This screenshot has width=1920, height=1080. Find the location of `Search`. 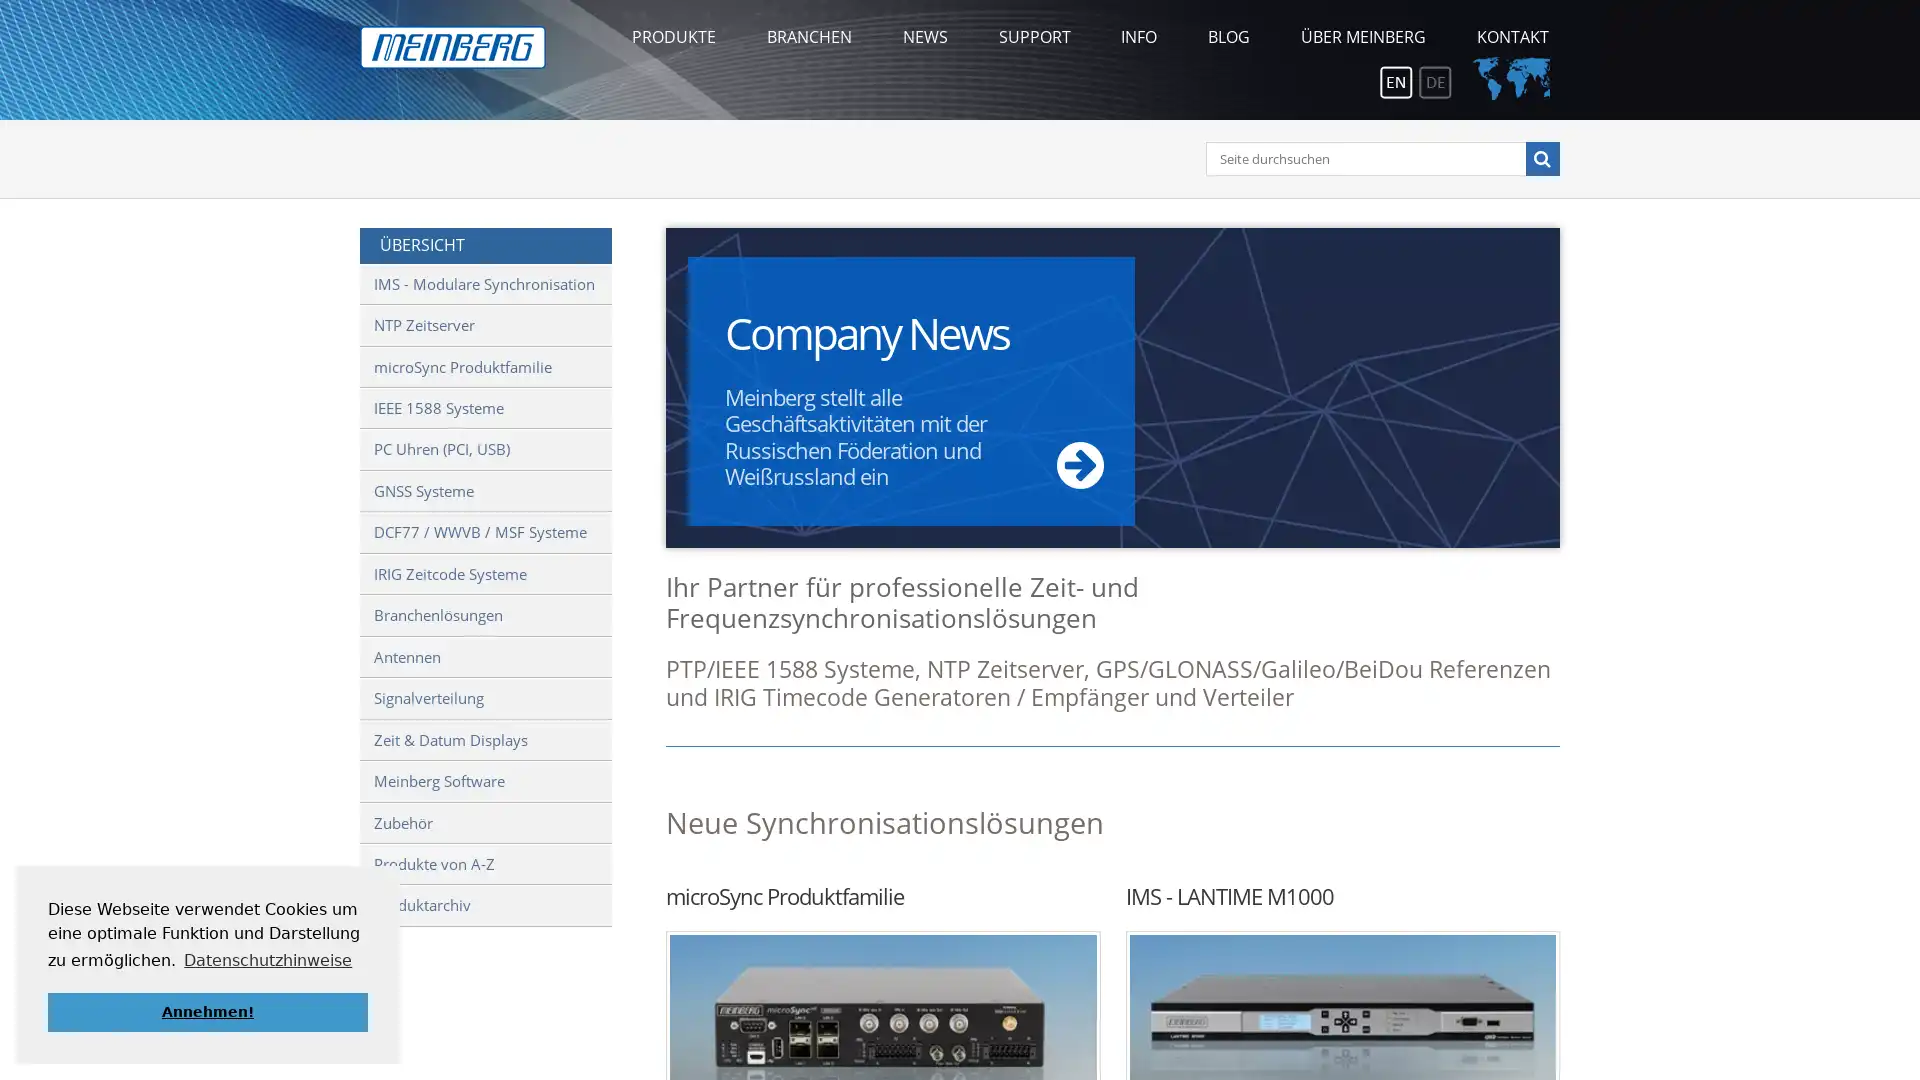

Search is located at coordinates (1540, 157).